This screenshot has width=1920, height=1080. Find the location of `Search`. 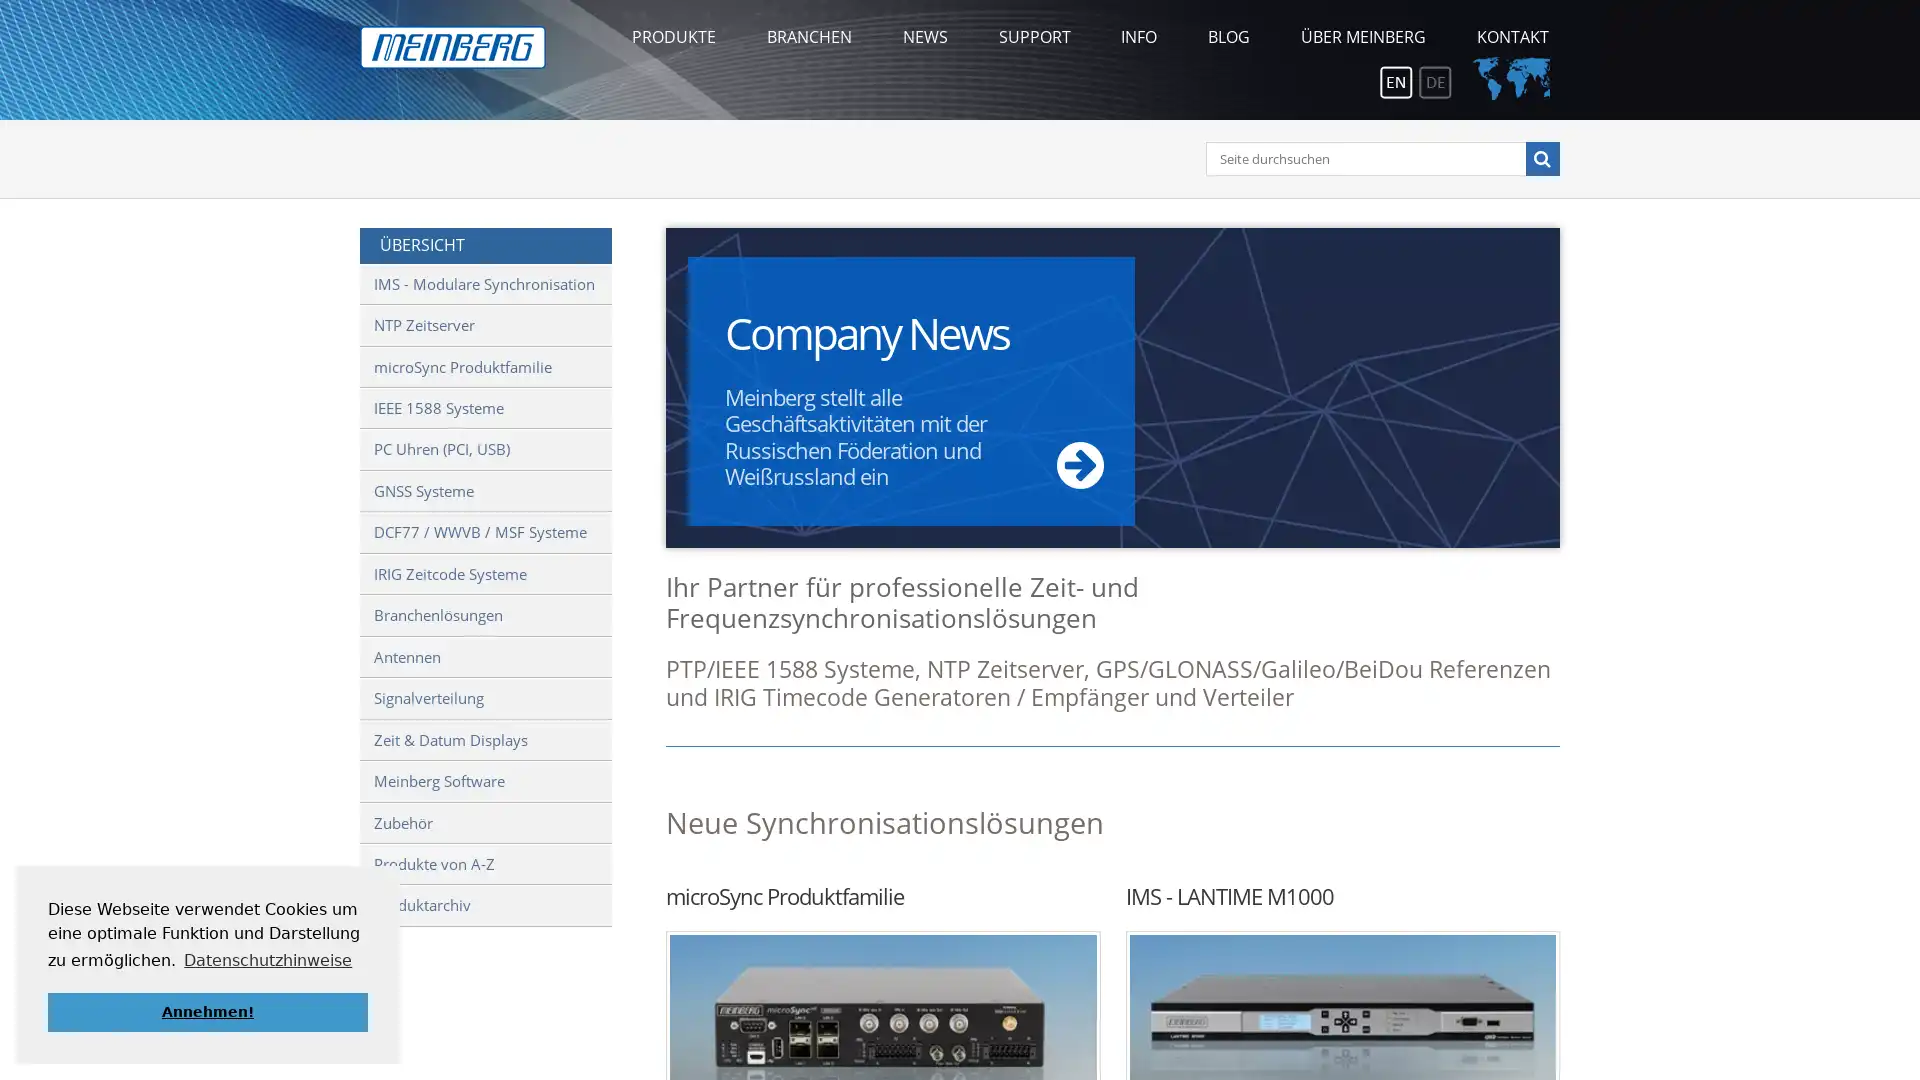

Search is located at coordinates (1540, 157).